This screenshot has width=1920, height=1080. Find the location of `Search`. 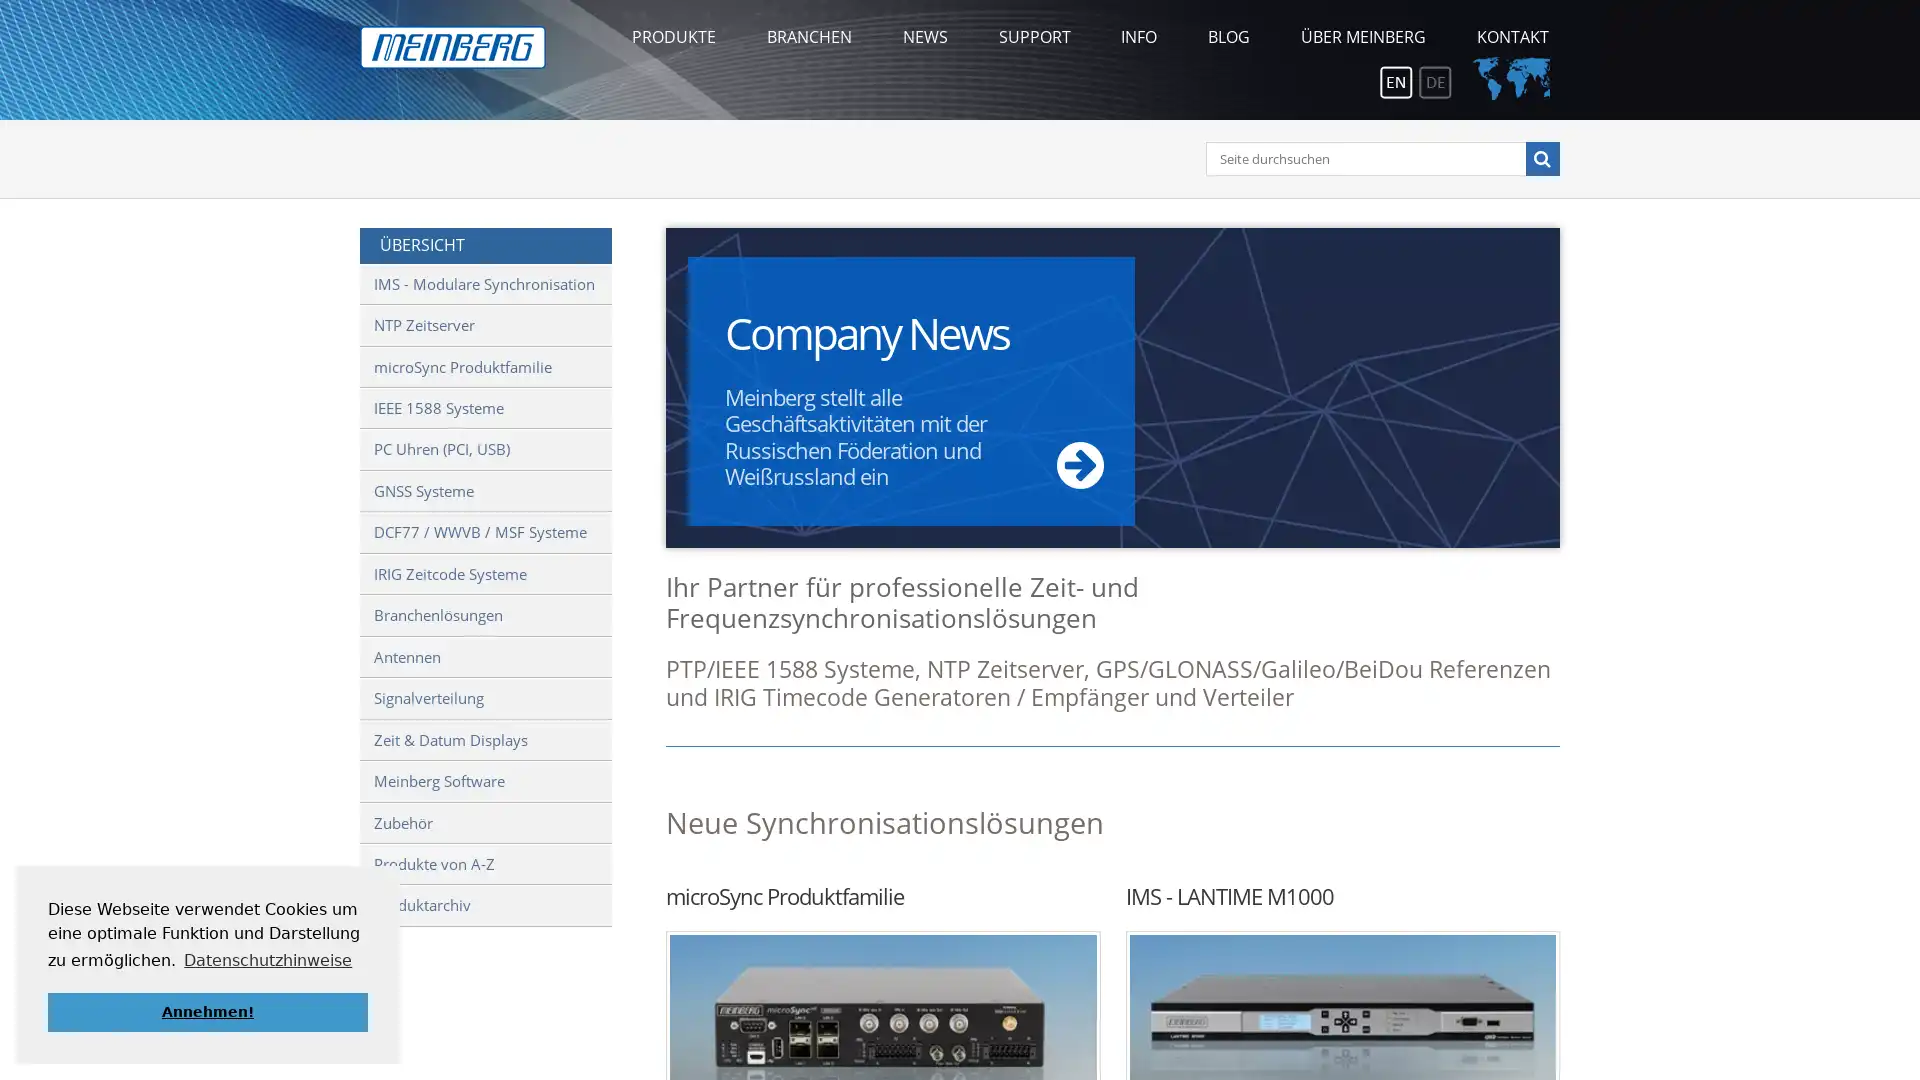

Search is located at coordinates (1540, 157).